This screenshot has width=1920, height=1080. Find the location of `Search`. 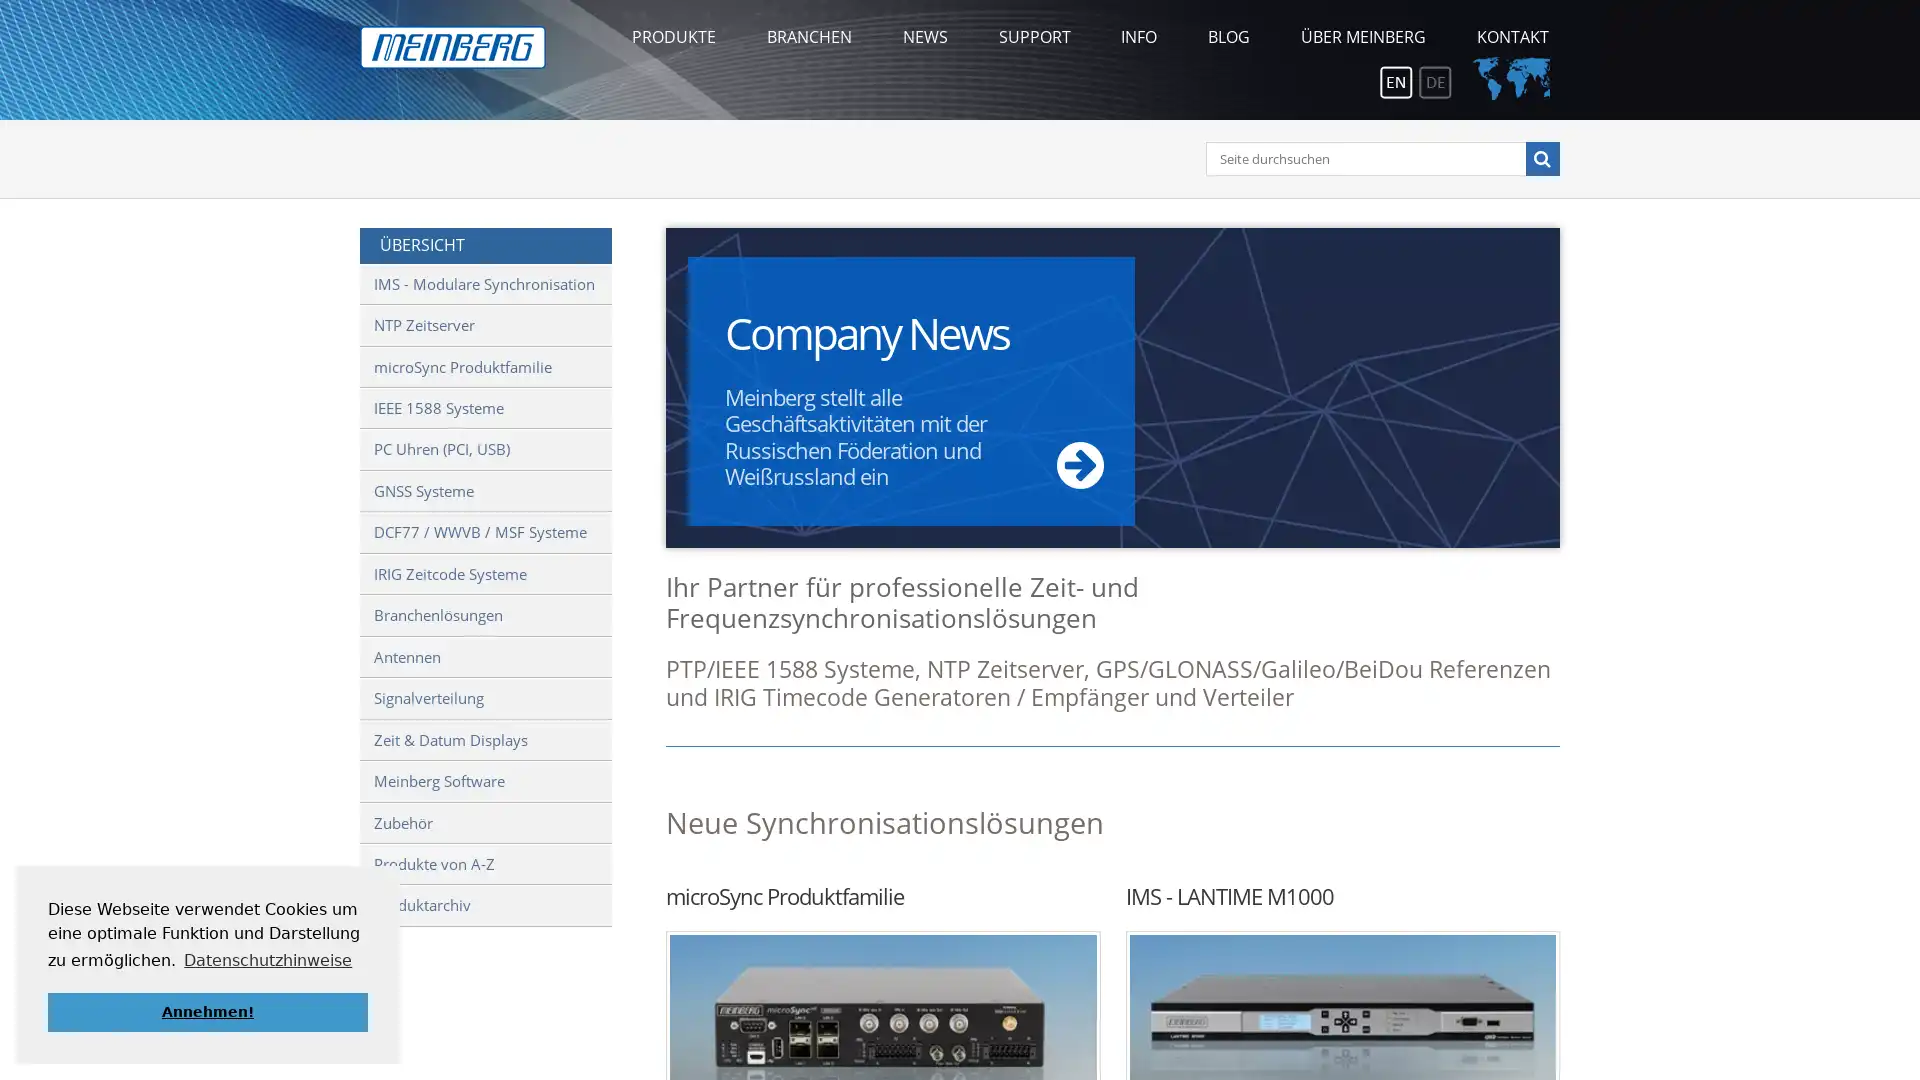

Search is located at coordinates (1540, 157).